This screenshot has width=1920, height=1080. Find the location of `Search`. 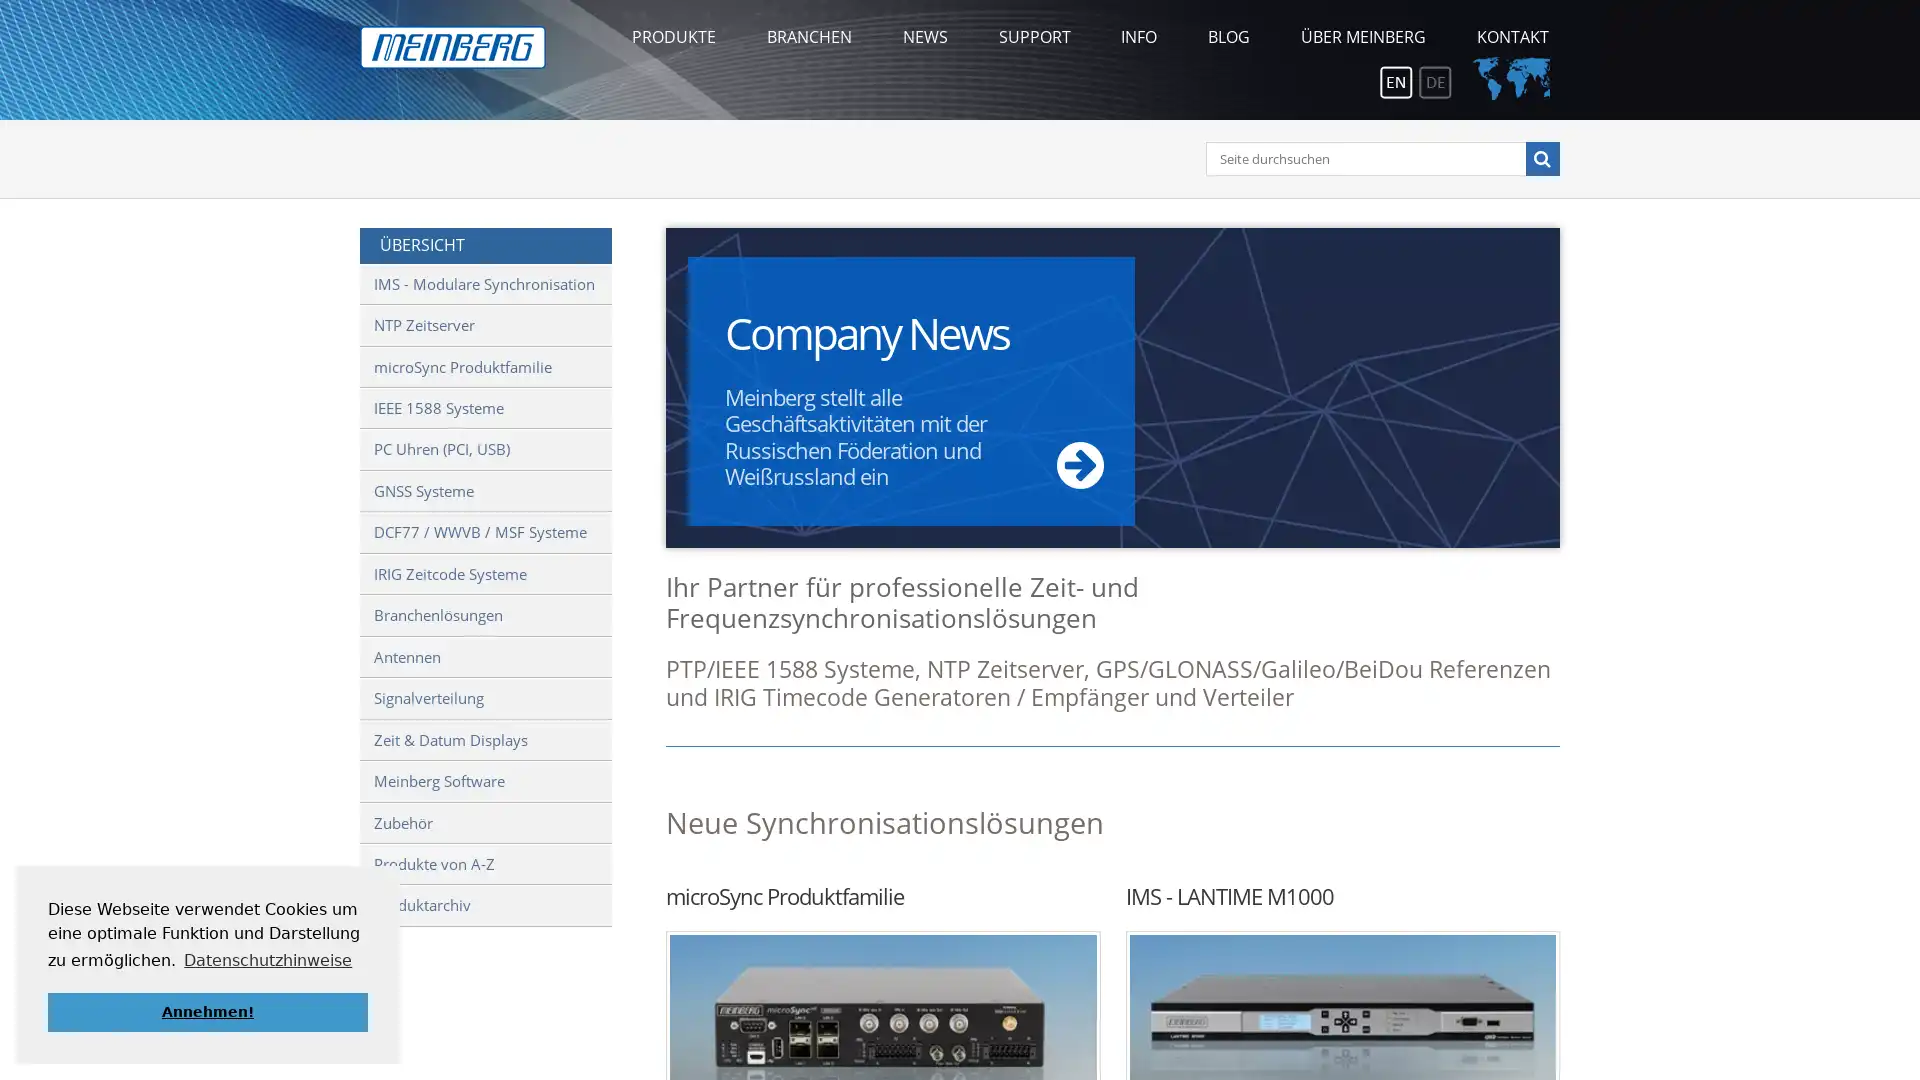

Search is located at coordinates (1540, 157).